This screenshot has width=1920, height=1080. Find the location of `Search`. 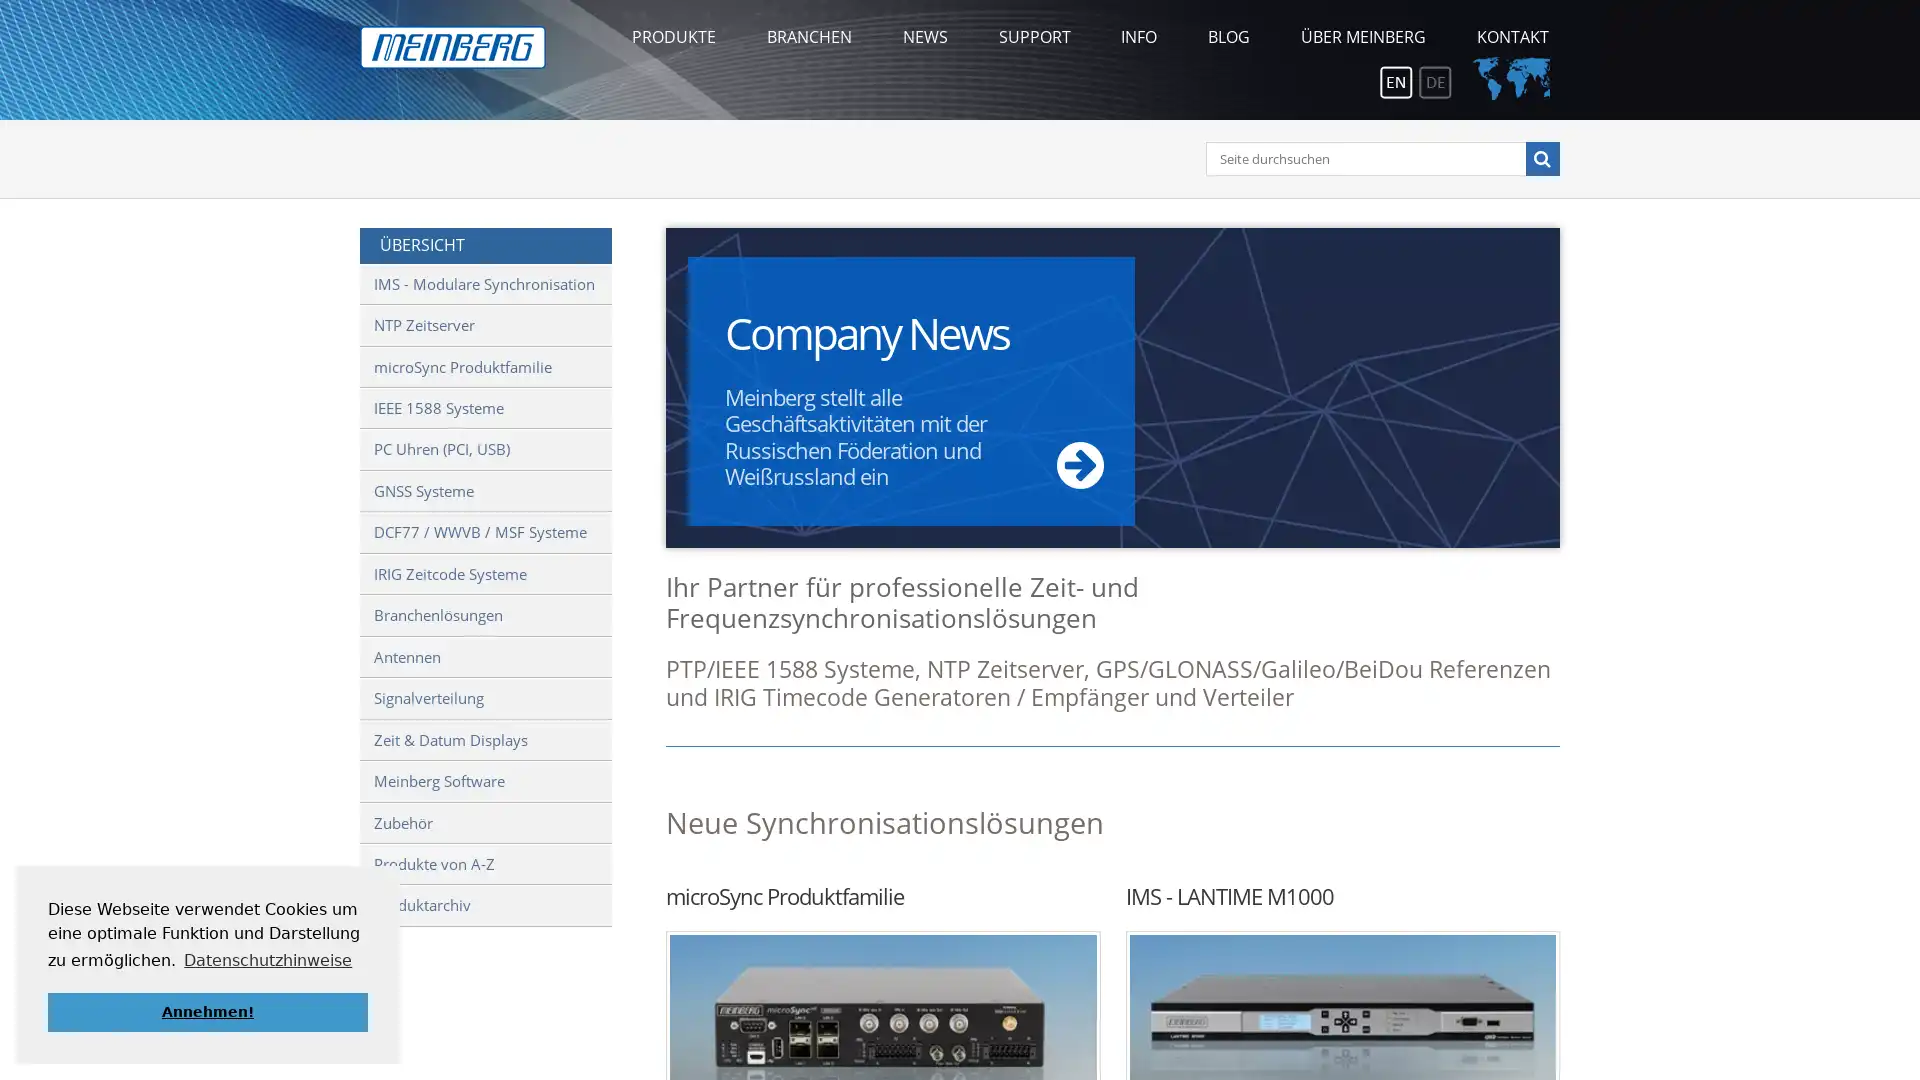

Search is located at coordinates (1540, 157).